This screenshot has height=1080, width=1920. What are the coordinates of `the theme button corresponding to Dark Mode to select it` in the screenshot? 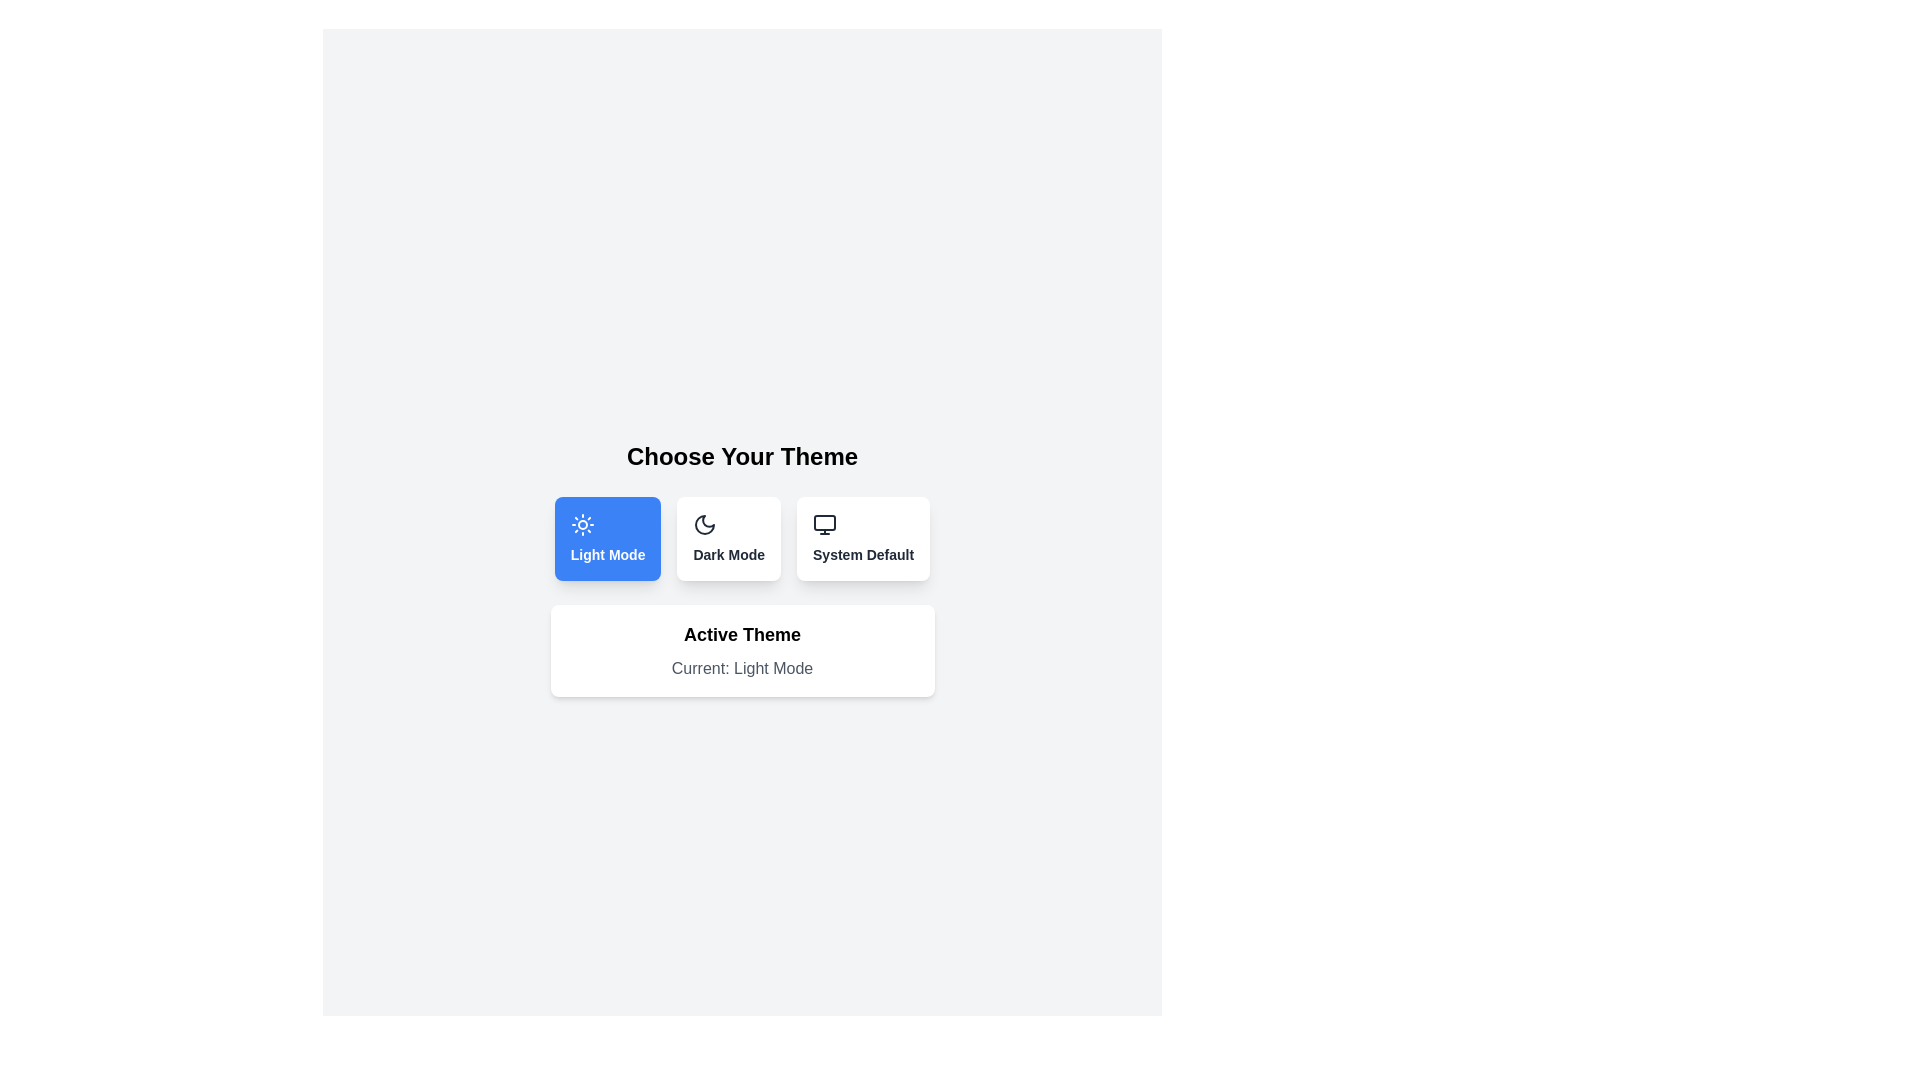 It's located at (728, 538).